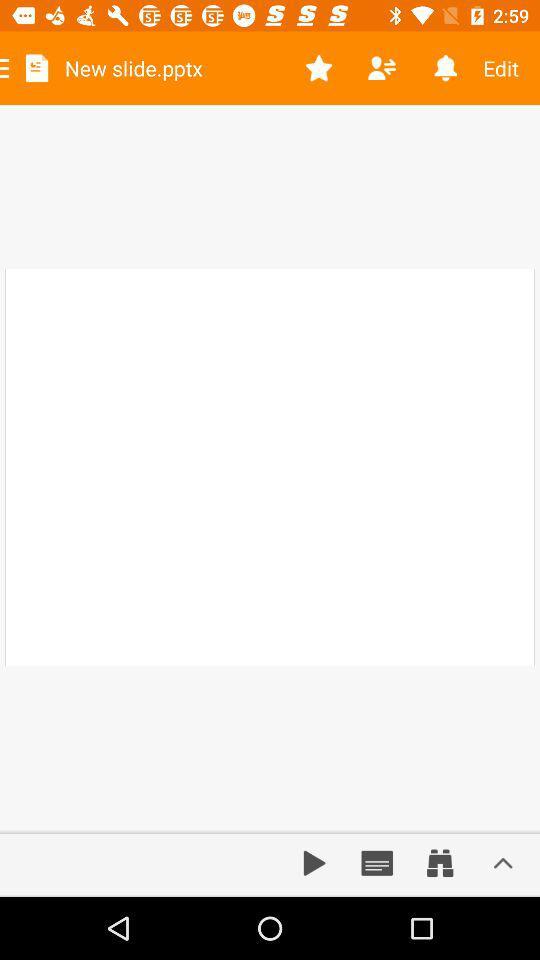 The height and width of the screenshot is (960, 540). What do you see at coordinates (377, 862) in the screenshot?
I see `the description icon` at bounding box center [377, 862].